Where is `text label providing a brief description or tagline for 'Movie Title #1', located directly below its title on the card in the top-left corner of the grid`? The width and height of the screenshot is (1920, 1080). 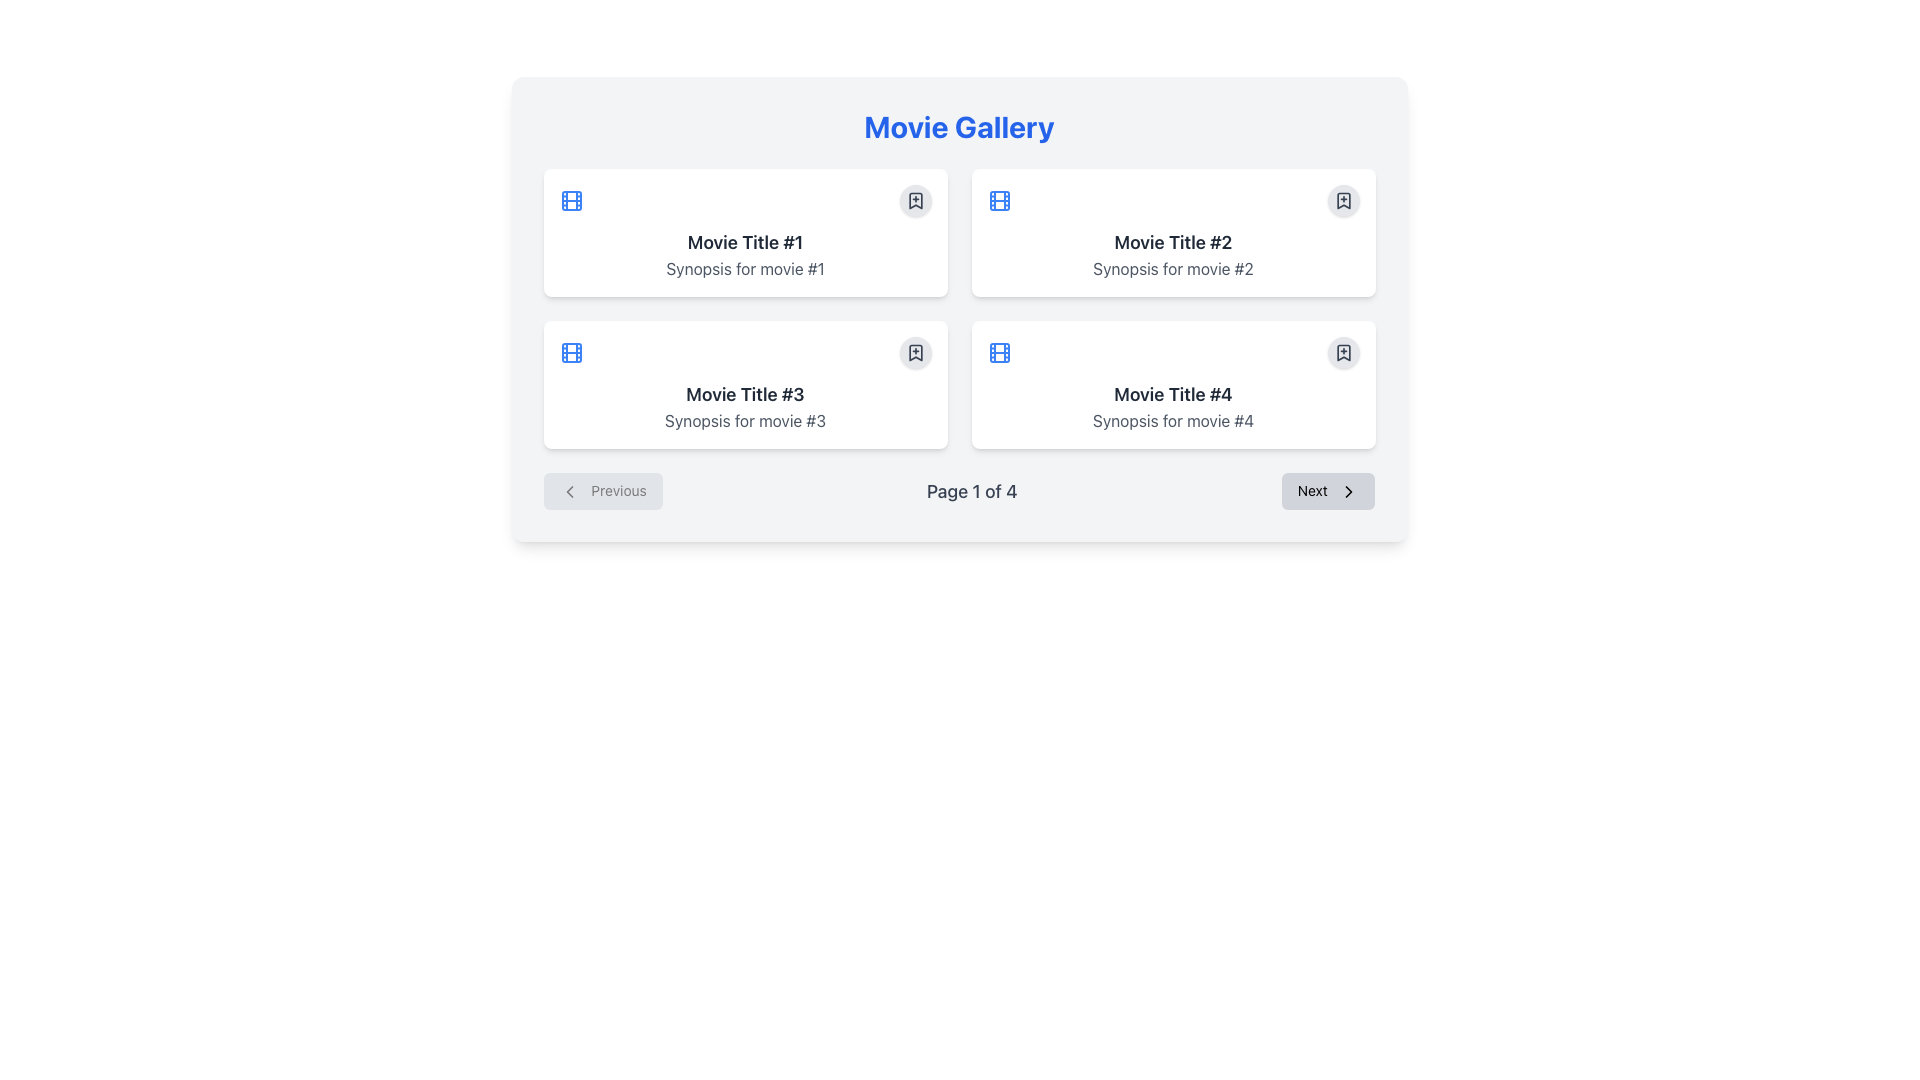 text label providing a brief description or tagline for 'Movie Title #1', located directly below its title on the card in the top-left corner of the grid is located at coordinates (744, 268).